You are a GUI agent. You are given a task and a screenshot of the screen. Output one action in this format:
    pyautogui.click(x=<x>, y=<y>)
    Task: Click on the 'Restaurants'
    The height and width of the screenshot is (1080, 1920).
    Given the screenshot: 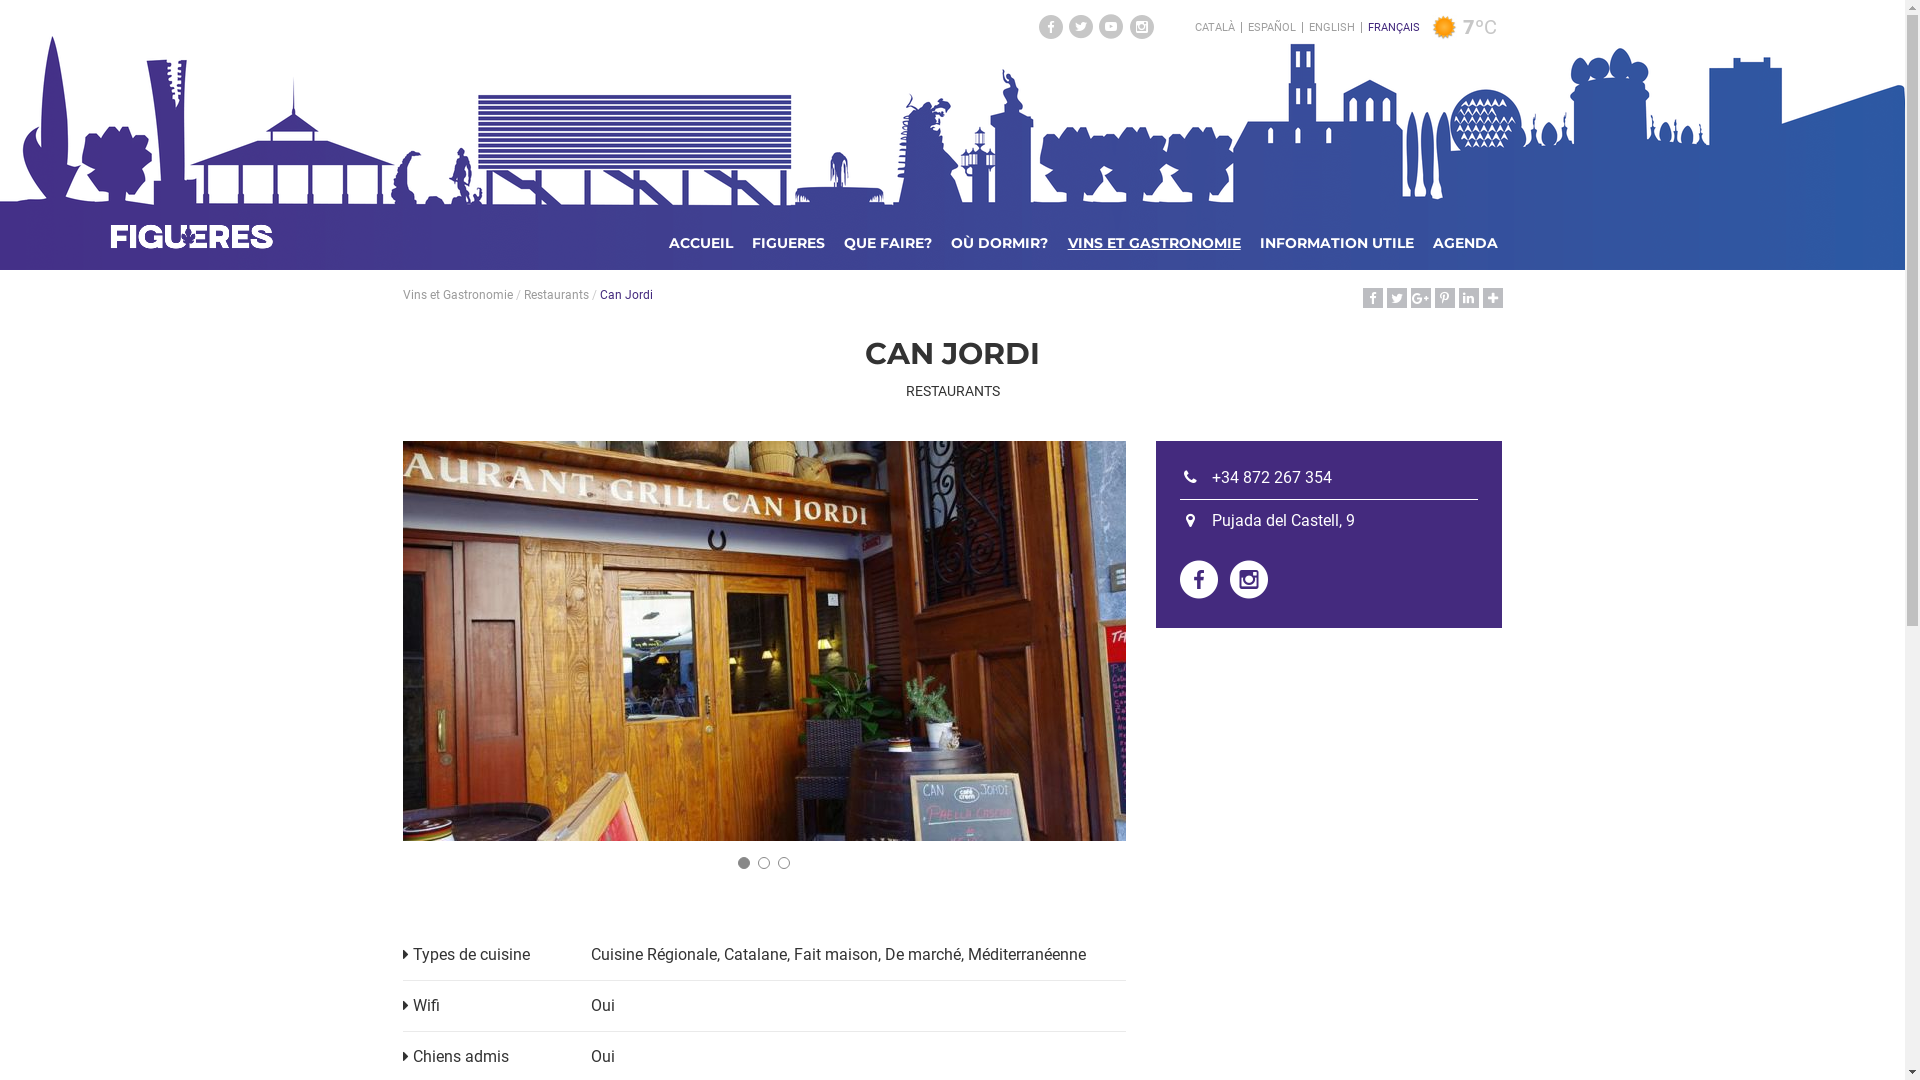 What is the action you would take?
    pyautogui.click(x=523, y=294)
    